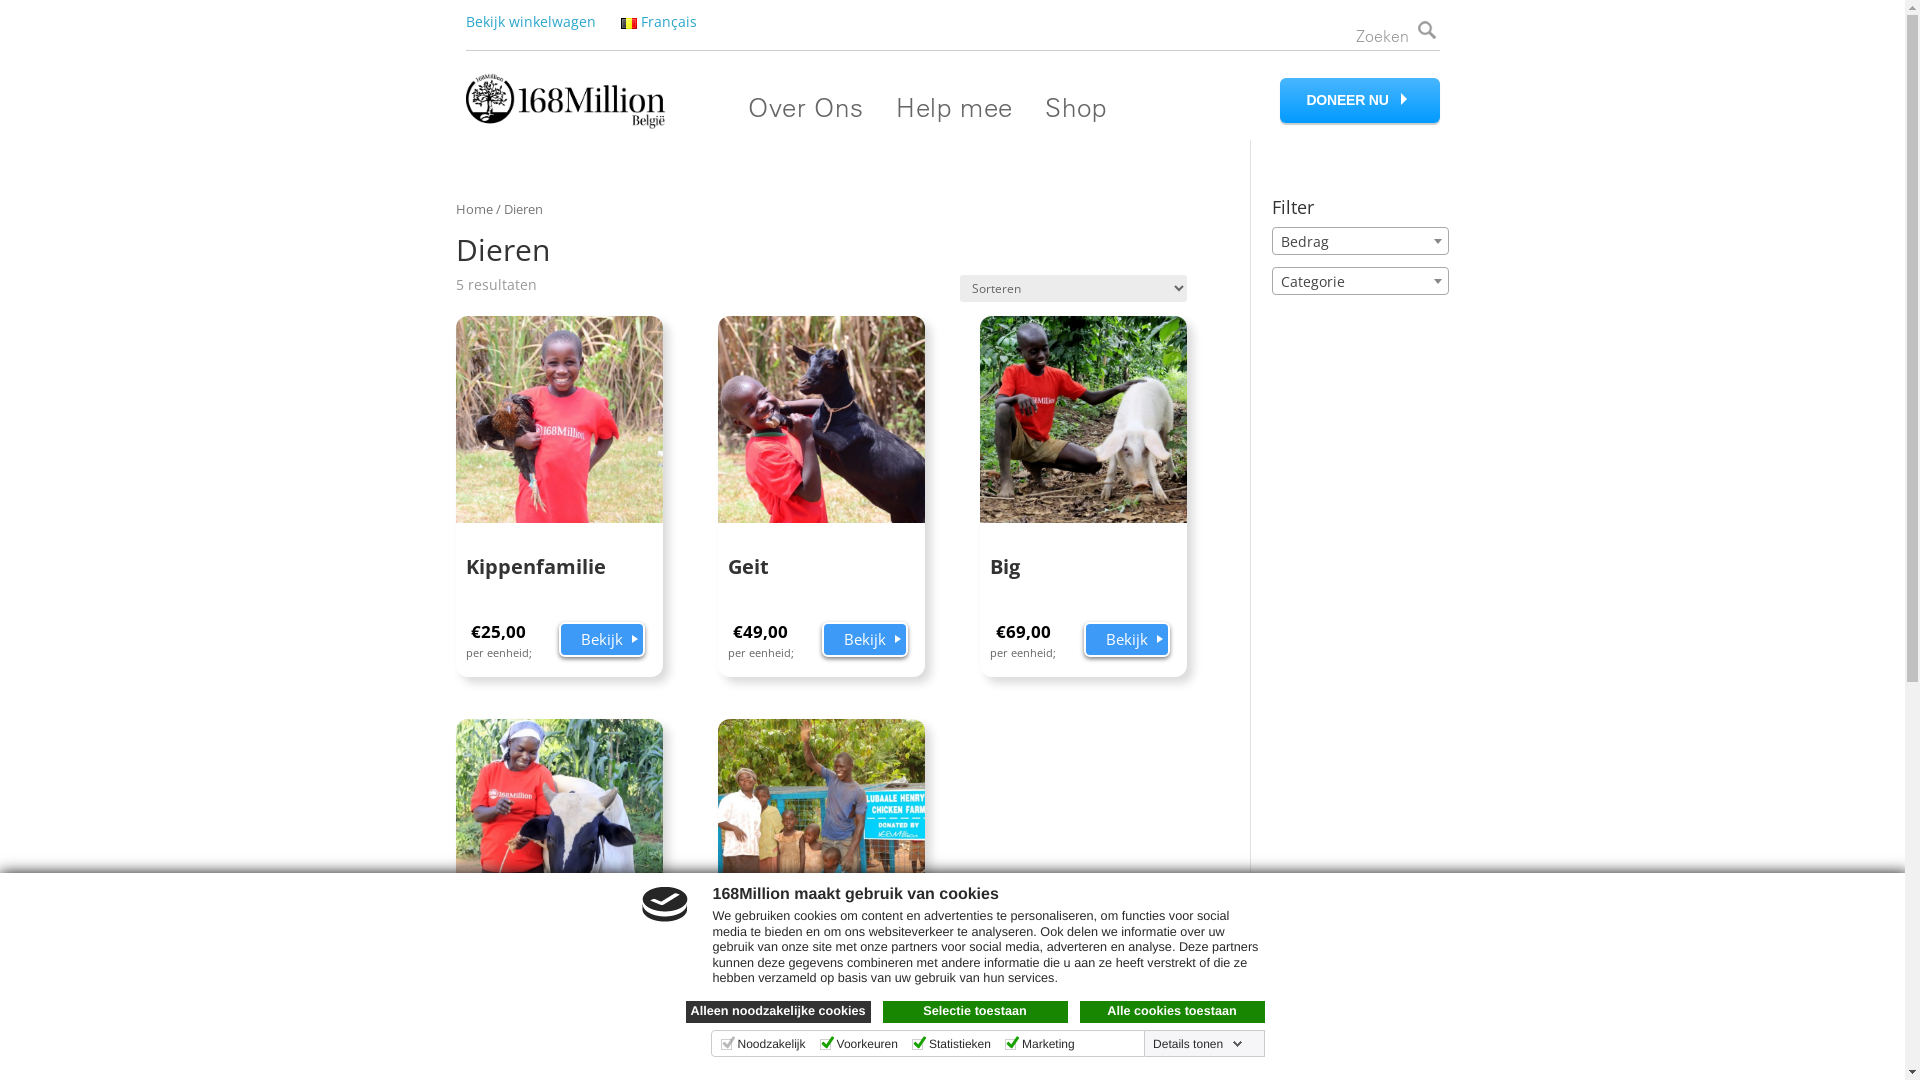 The width and height of the screenshot is (1920, 1080). Describe the element at coordinates (559, 860) in the screenshot. I see `'Koe'` at that location.